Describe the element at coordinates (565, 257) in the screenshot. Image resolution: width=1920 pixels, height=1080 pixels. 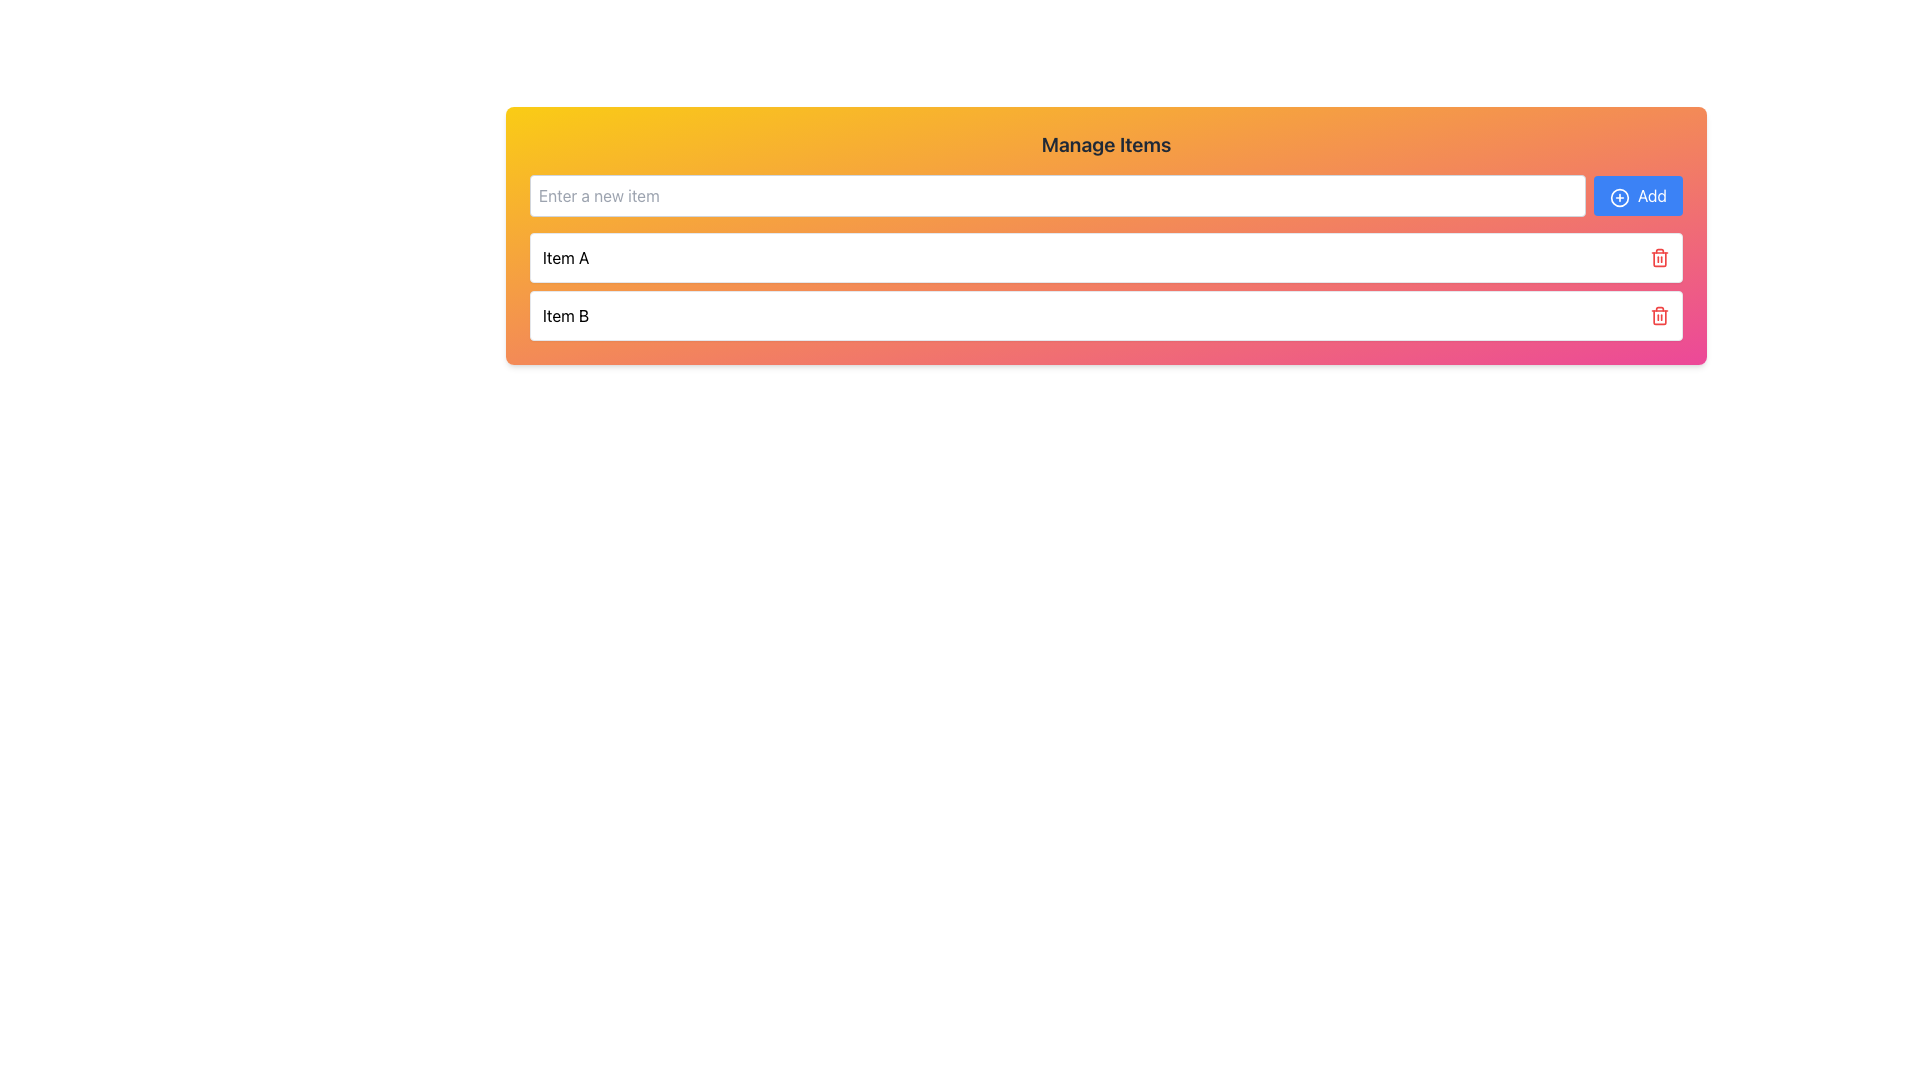
I see `the text label displaying 'Item A' which is located above 'Item B' in the first list item of a vertical stack` at that location.